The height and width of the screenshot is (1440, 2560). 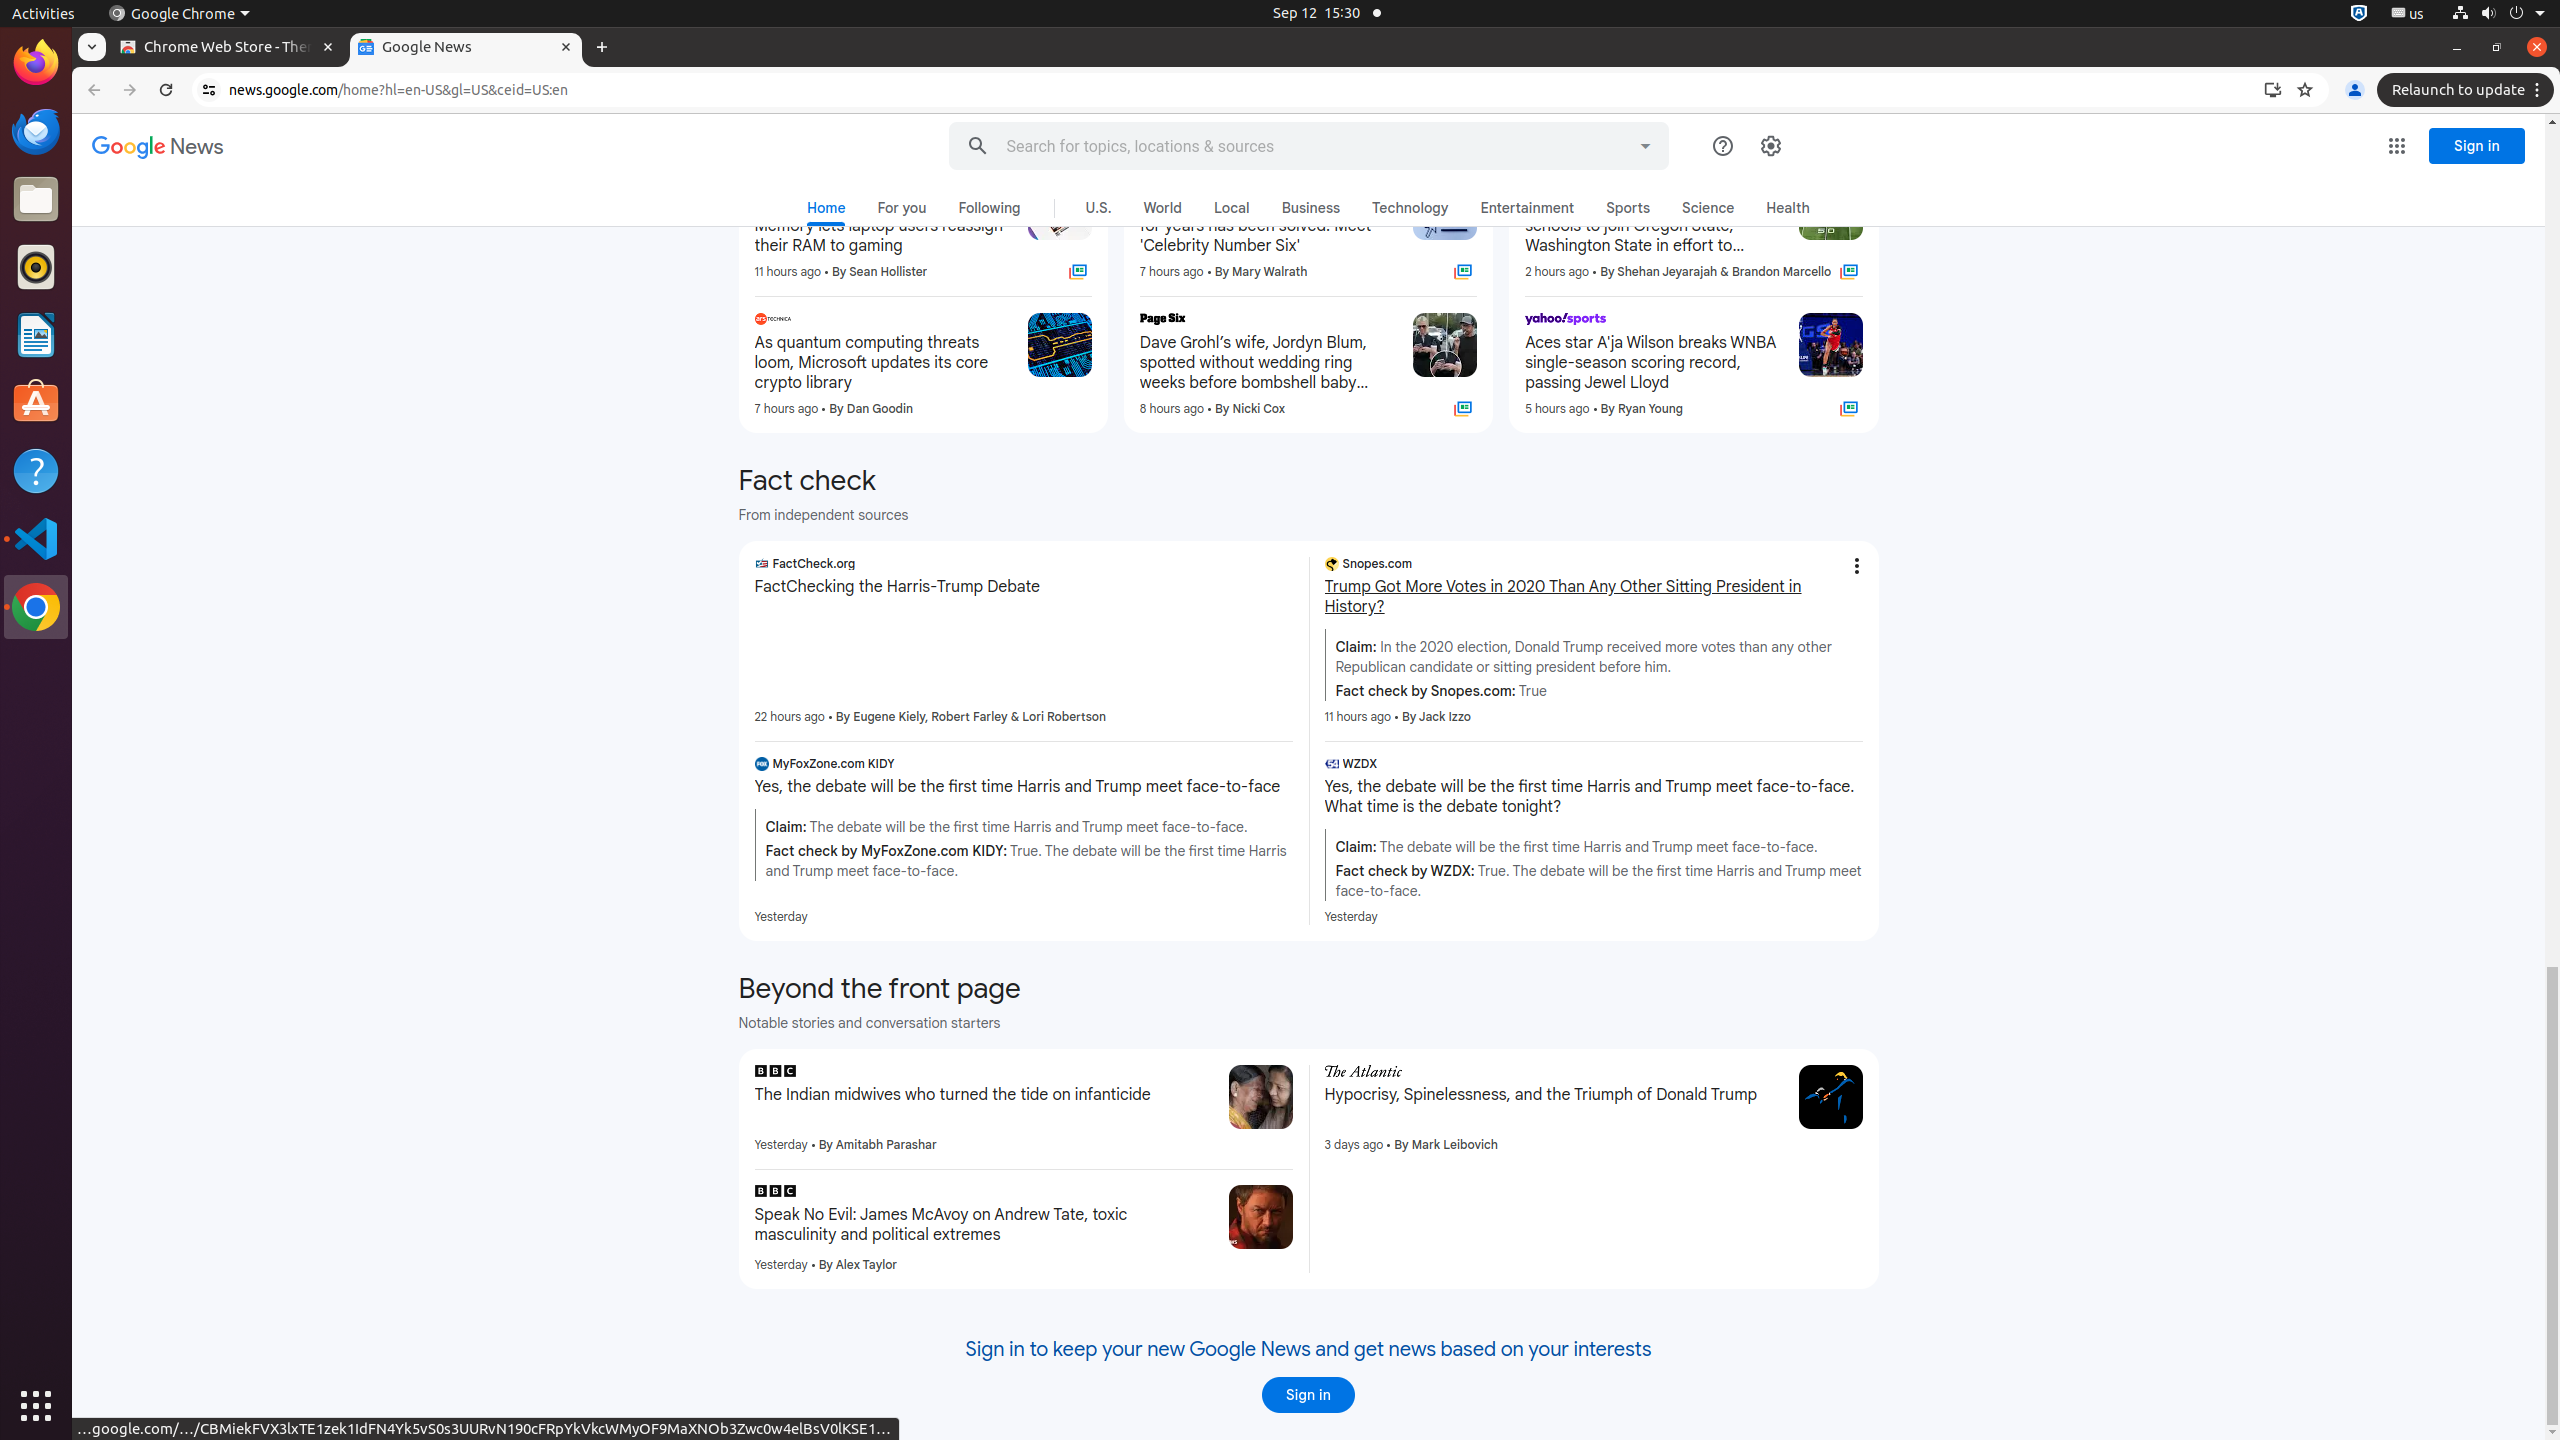 I want to click on 'Local', so click(x=1231, y=206).